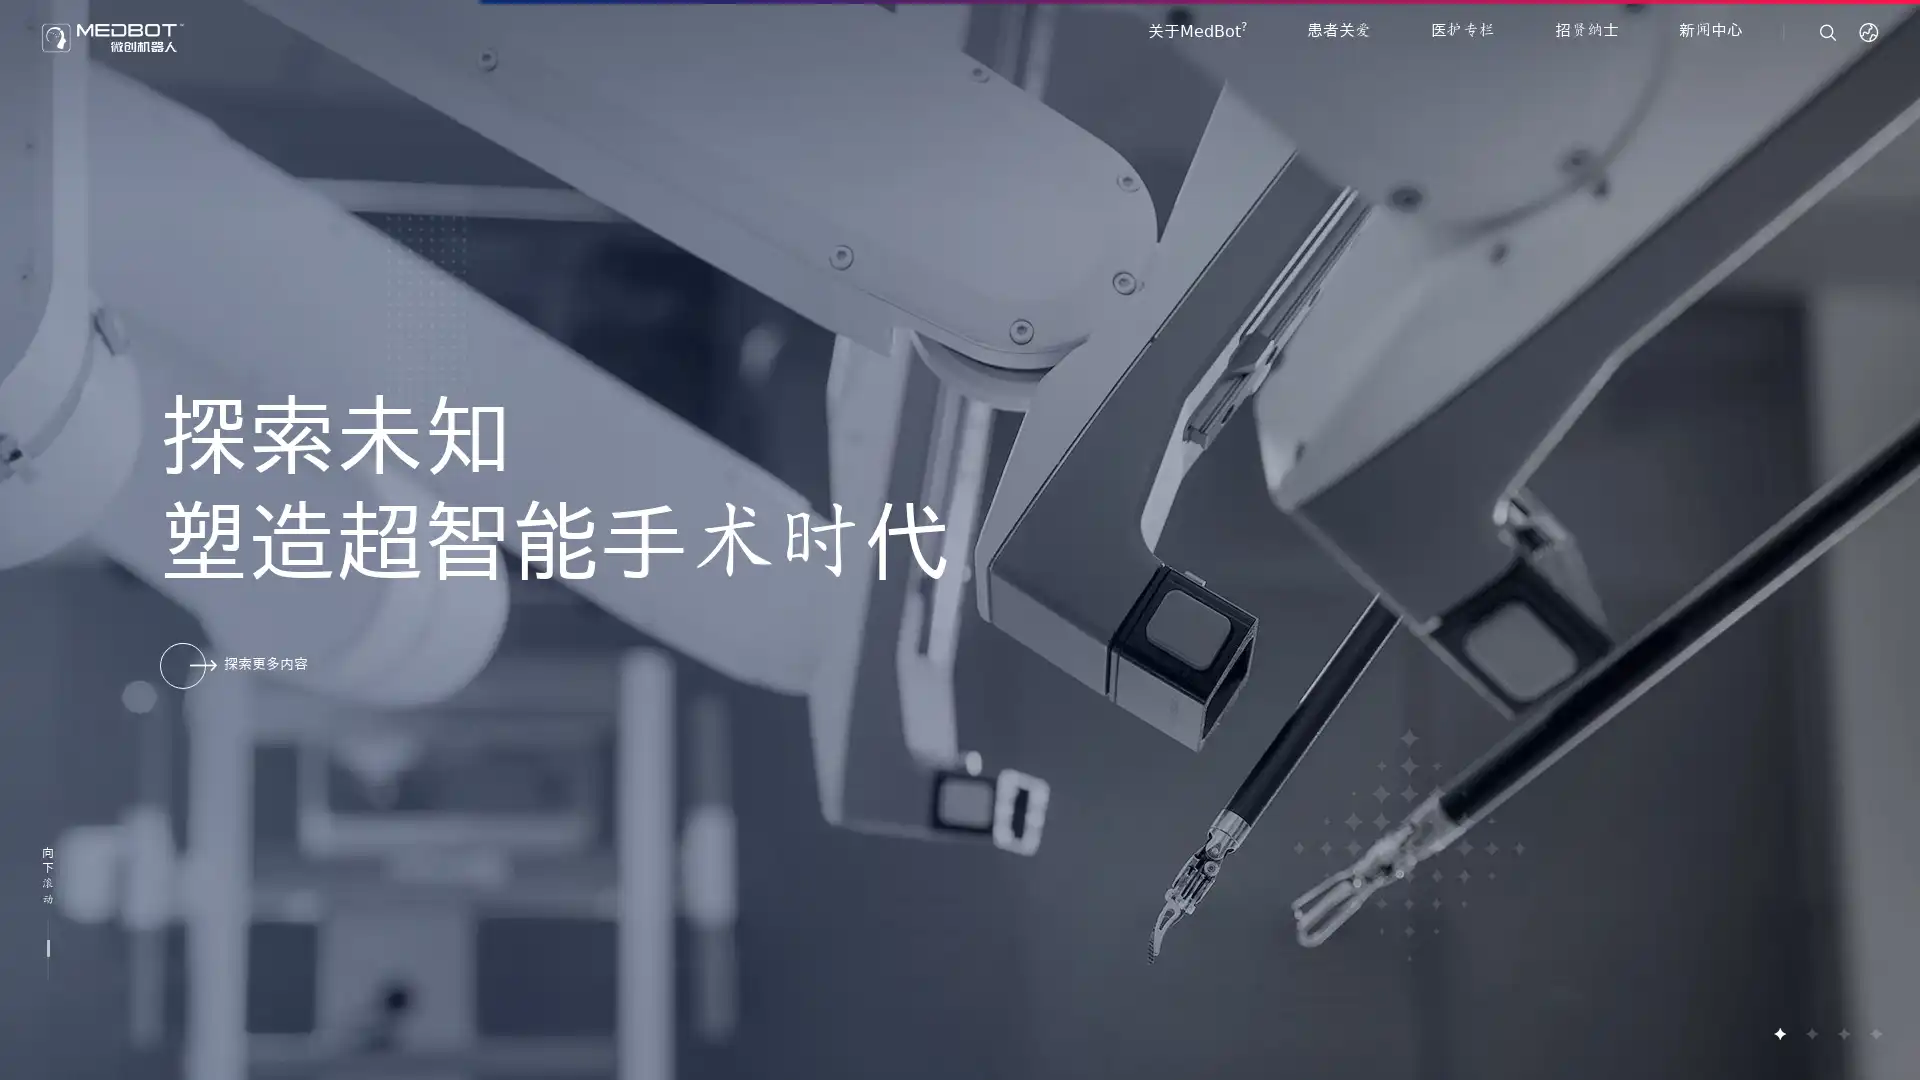 Image resolution: width=1920 pixels, height=1080 pixels. What do you see at coordinates (1810, 1033) in the screenshot?
I see `Go to slide 2` at bounding box center [1810, 1033].